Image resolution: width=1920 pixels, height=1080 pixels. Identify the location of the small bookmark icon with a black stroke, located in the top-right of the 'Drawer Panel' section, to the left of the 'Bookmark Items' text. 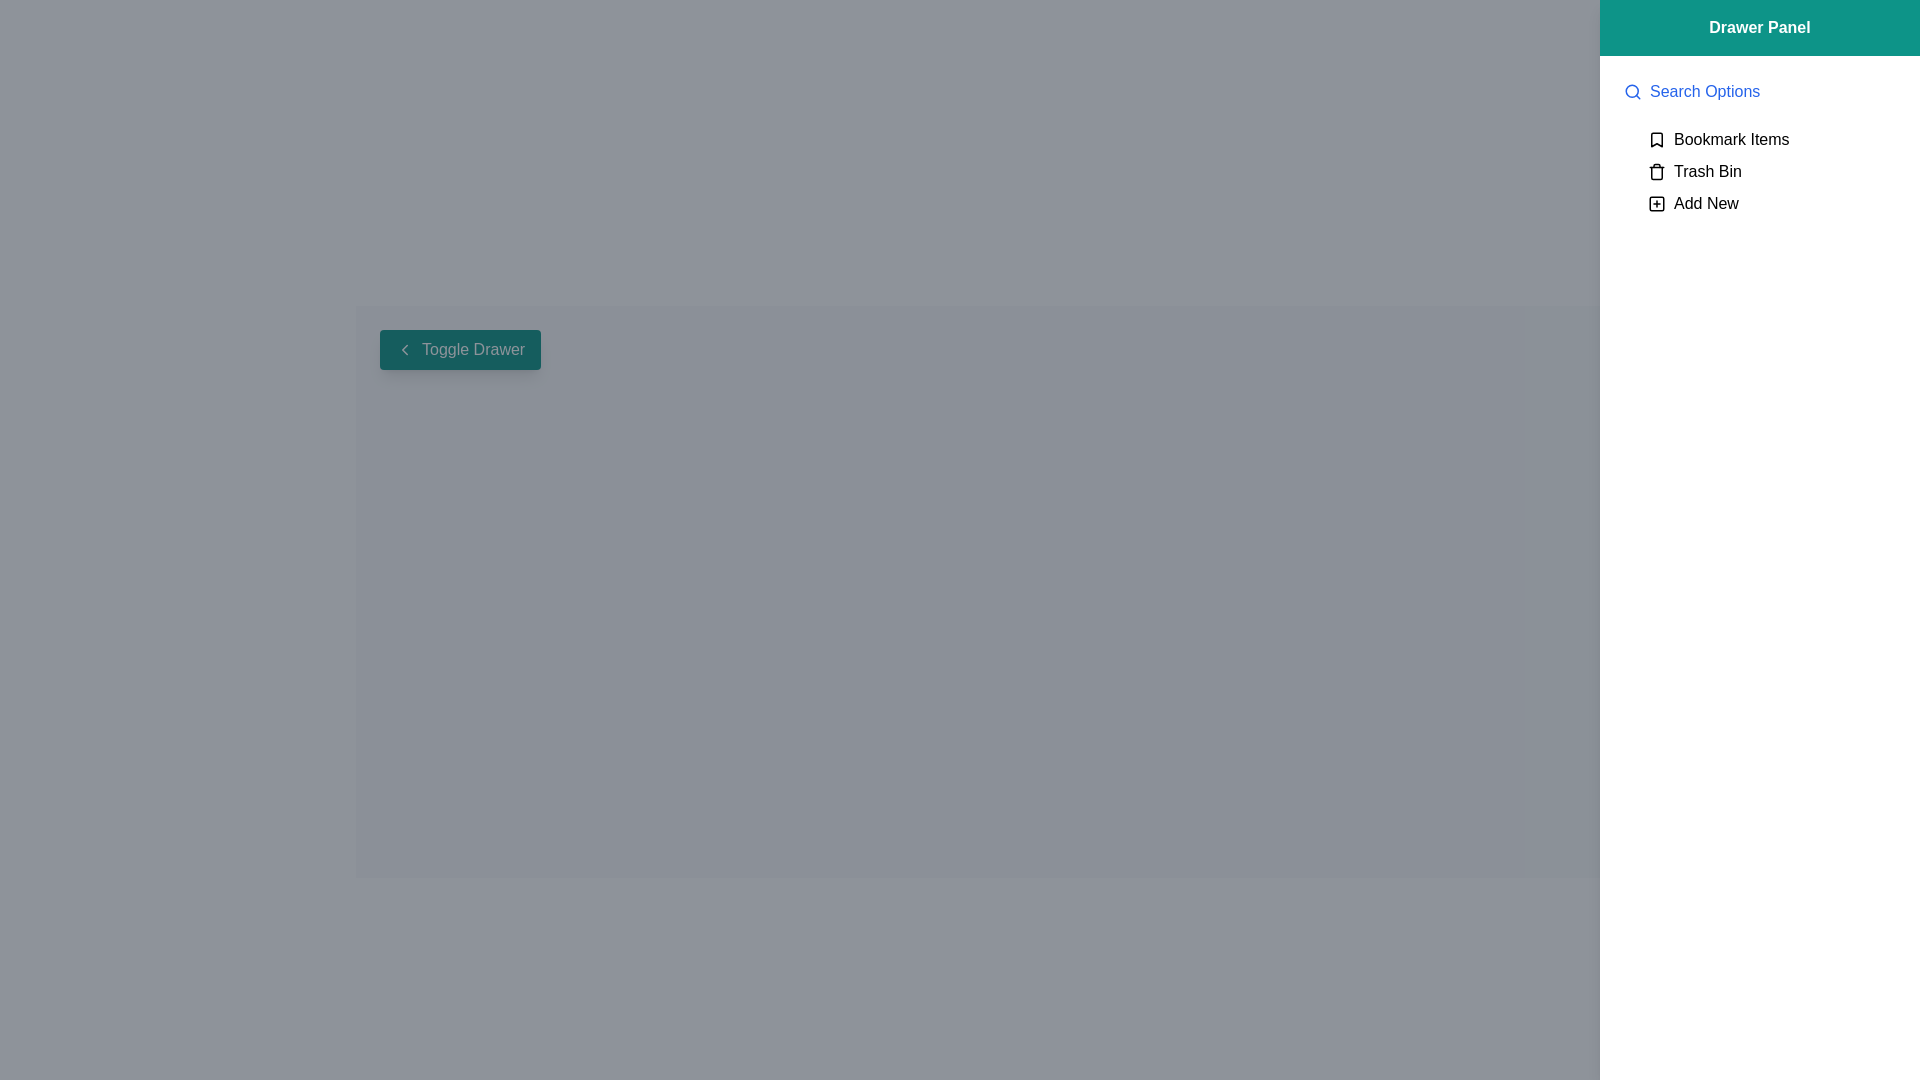
(1656, 138).